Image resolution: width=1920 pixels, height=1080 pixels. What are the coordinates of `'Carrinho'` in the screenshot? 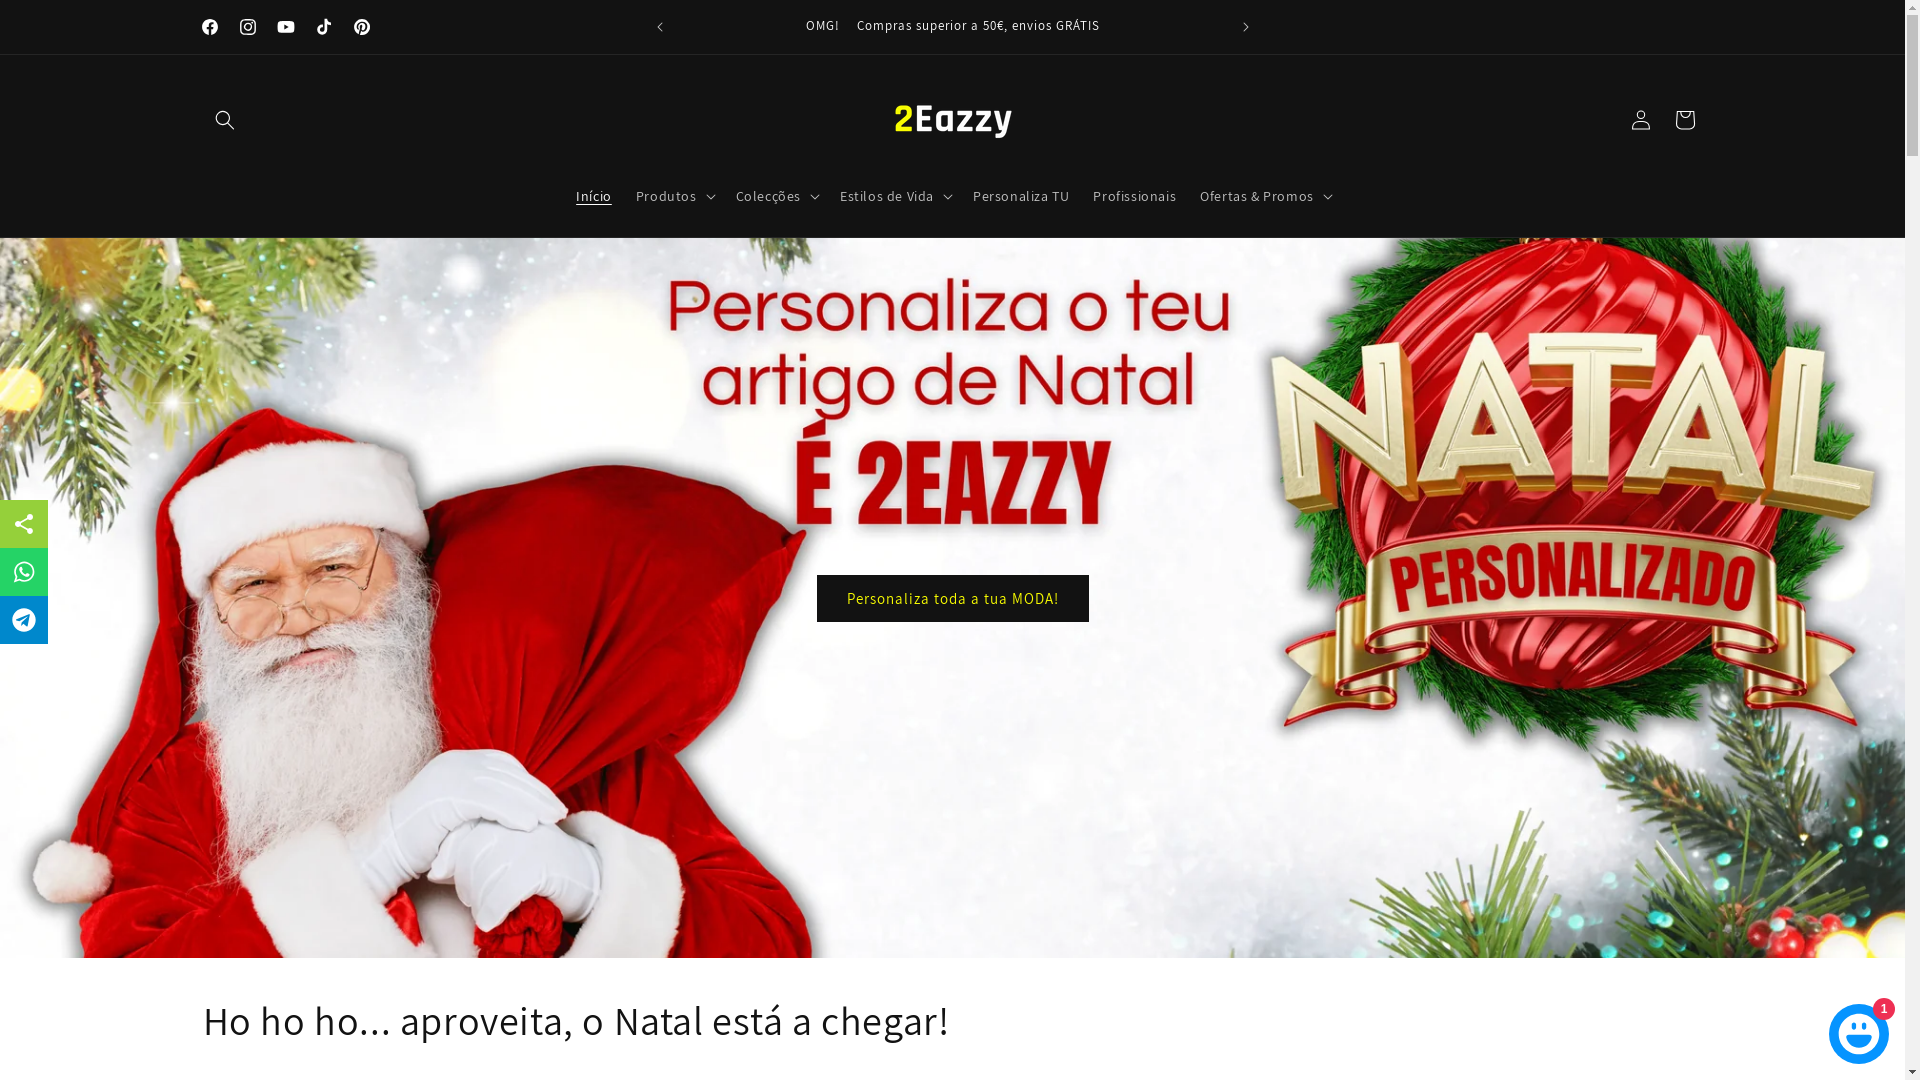 It's located at (1683, 119).